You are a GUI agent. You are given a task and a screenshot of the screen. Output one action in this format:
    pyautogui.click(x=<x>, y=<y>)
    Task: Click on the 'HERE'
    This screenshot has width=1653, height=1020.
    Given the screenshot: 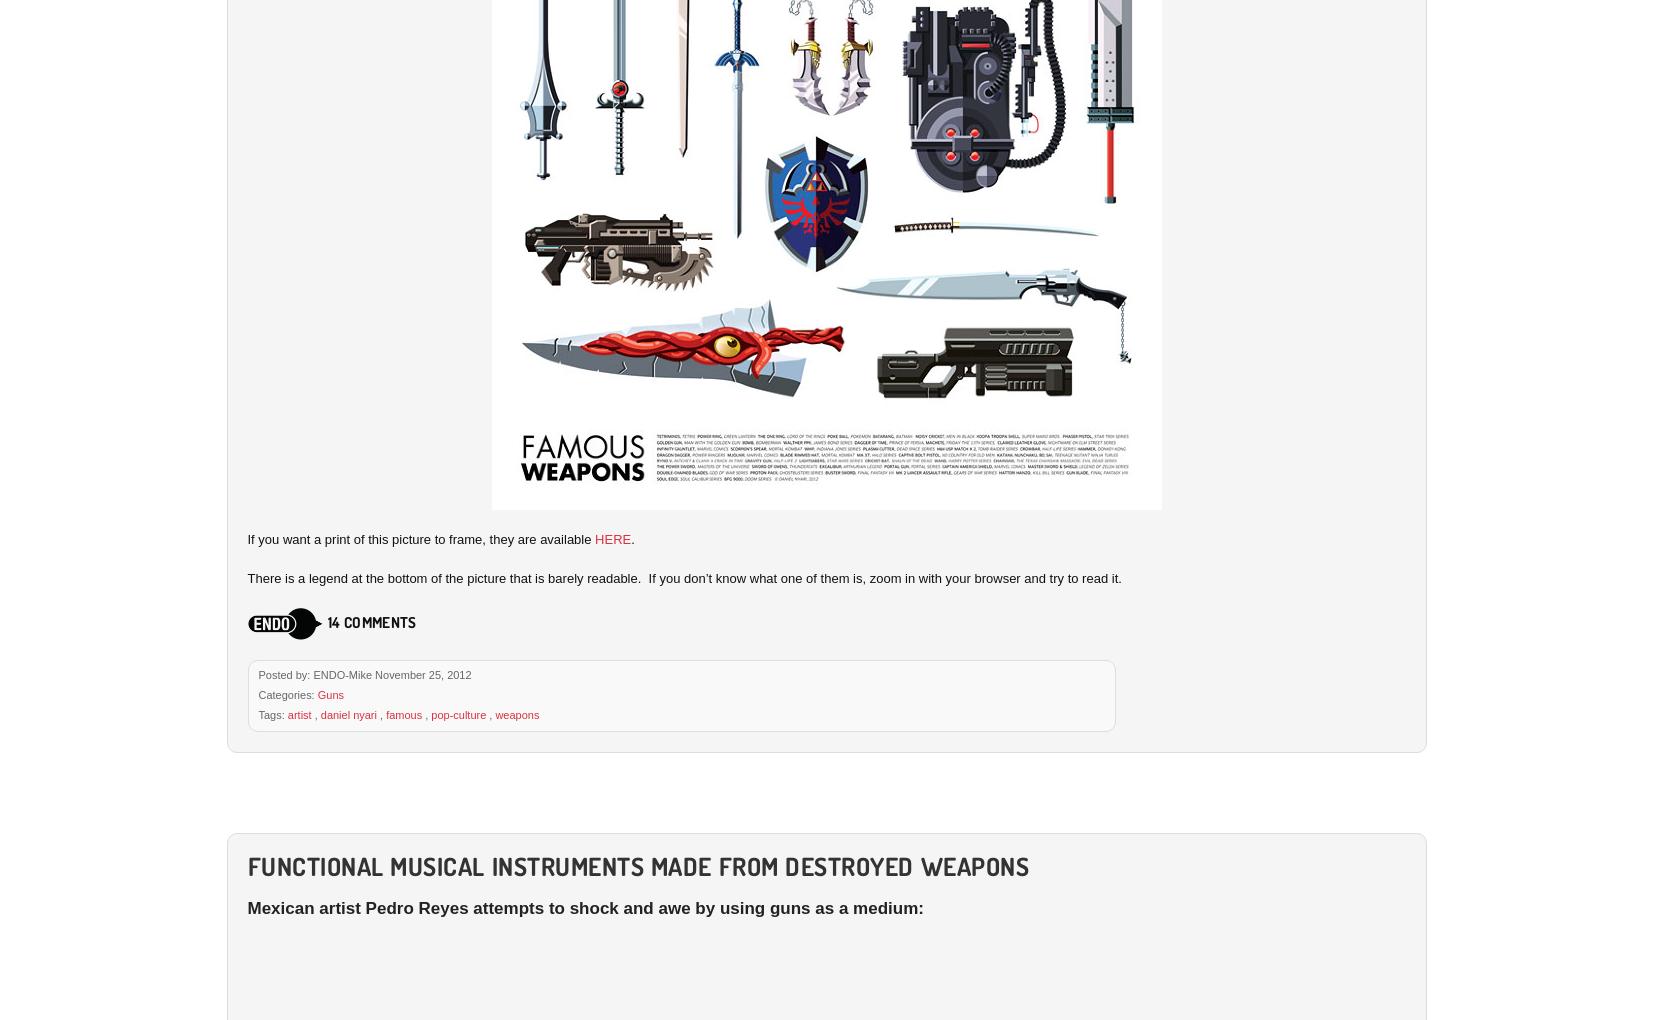 What is the action you would take?
    pyautogui.click(x=611, y=537)
    